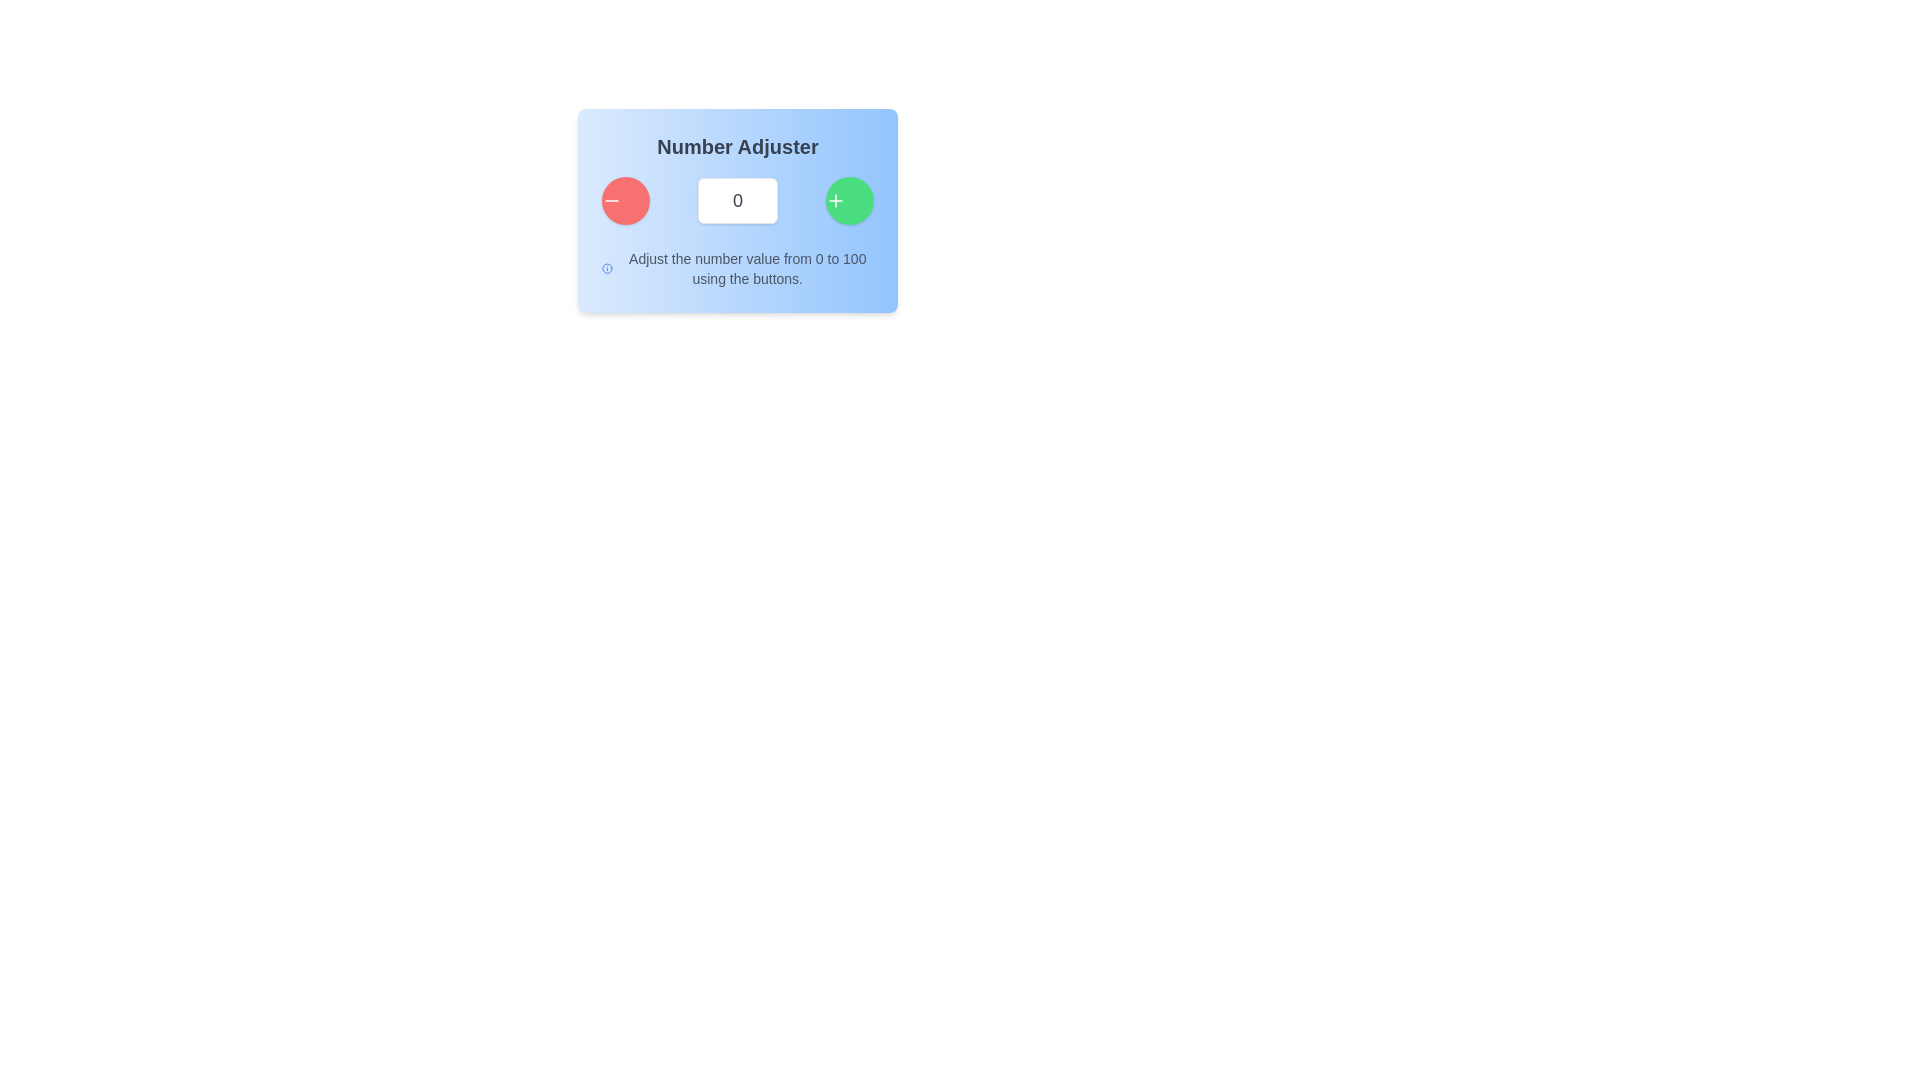 The height and width of the screenshot is (1080, 1920). What do you see at coordinates (746, 268) in the screenshot?
I see `the static text label that reads 'Adjust the number value from 0 to 100 using the buttons', which is a small-sized gray text centered below the increment and decrement buttons` at bounding box center [746, 268].